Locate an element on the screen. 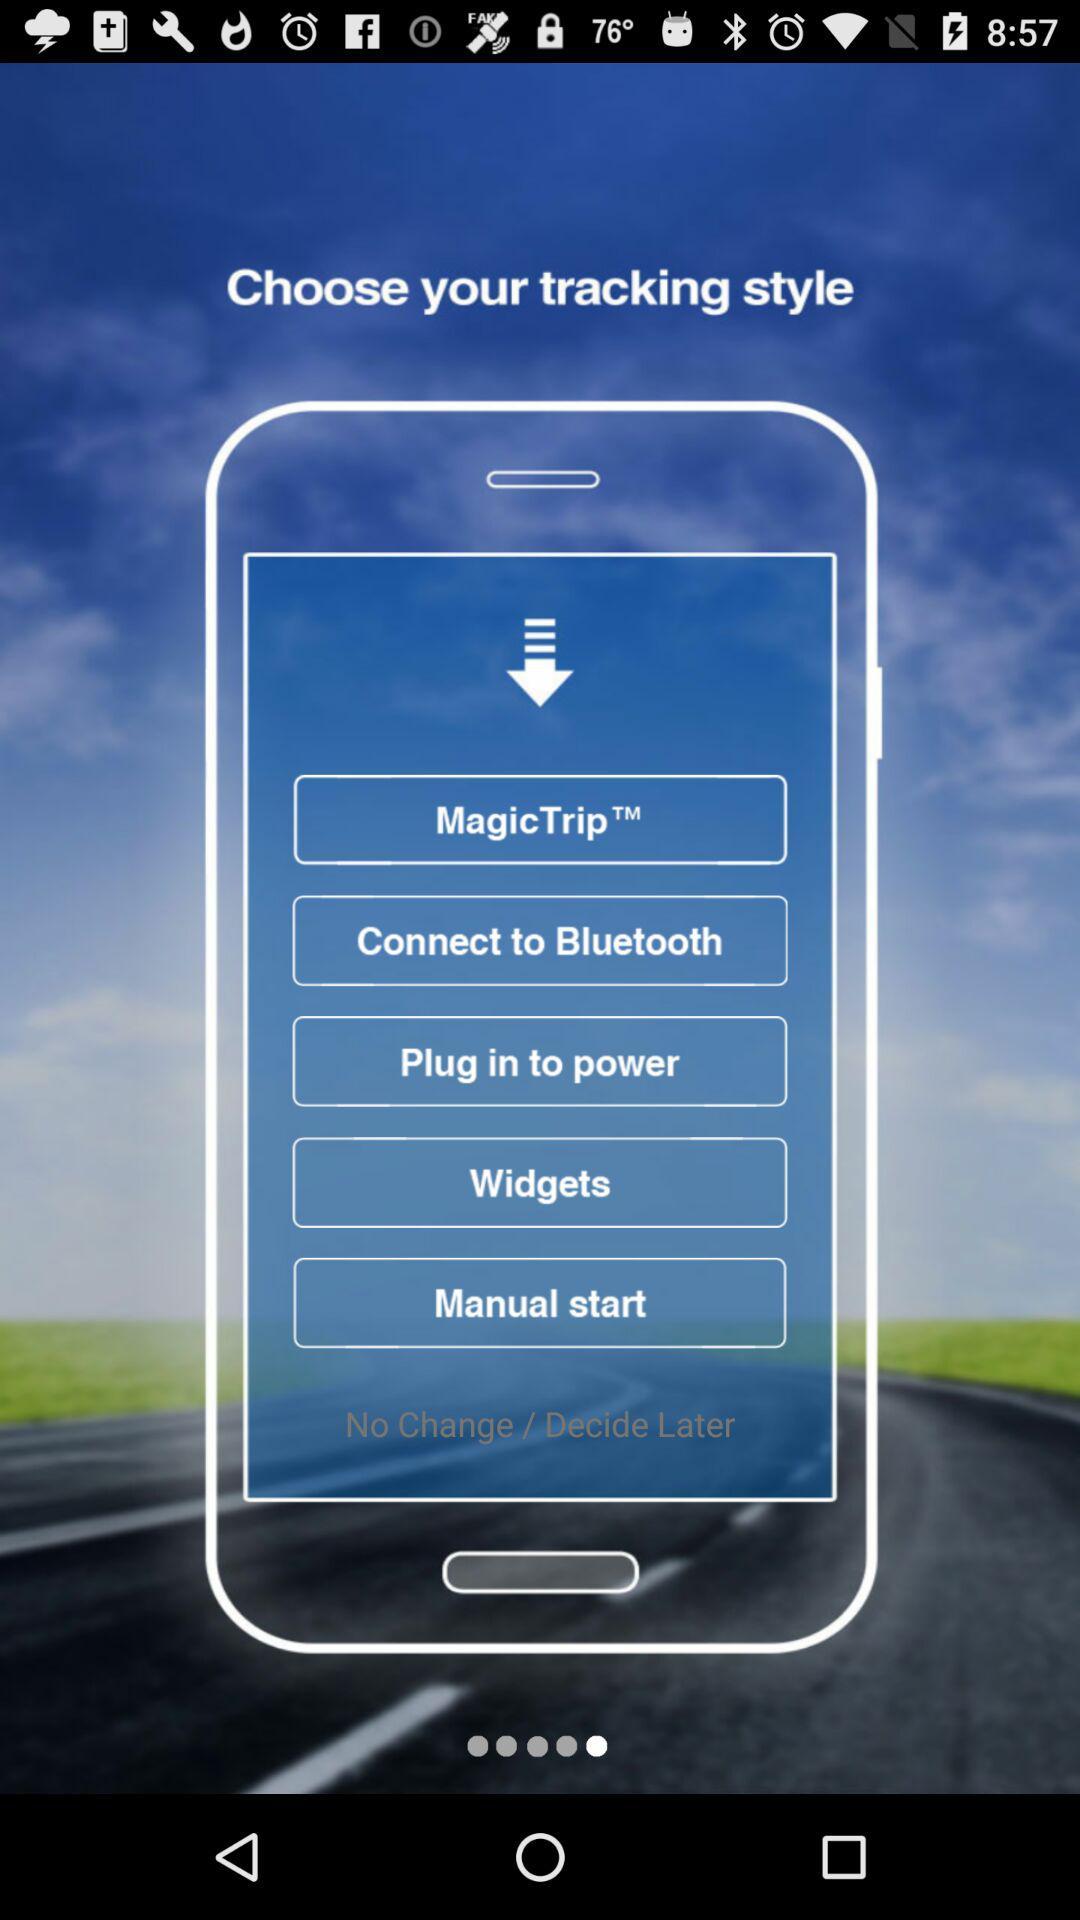  start button is located at coordinates (540, 1303).